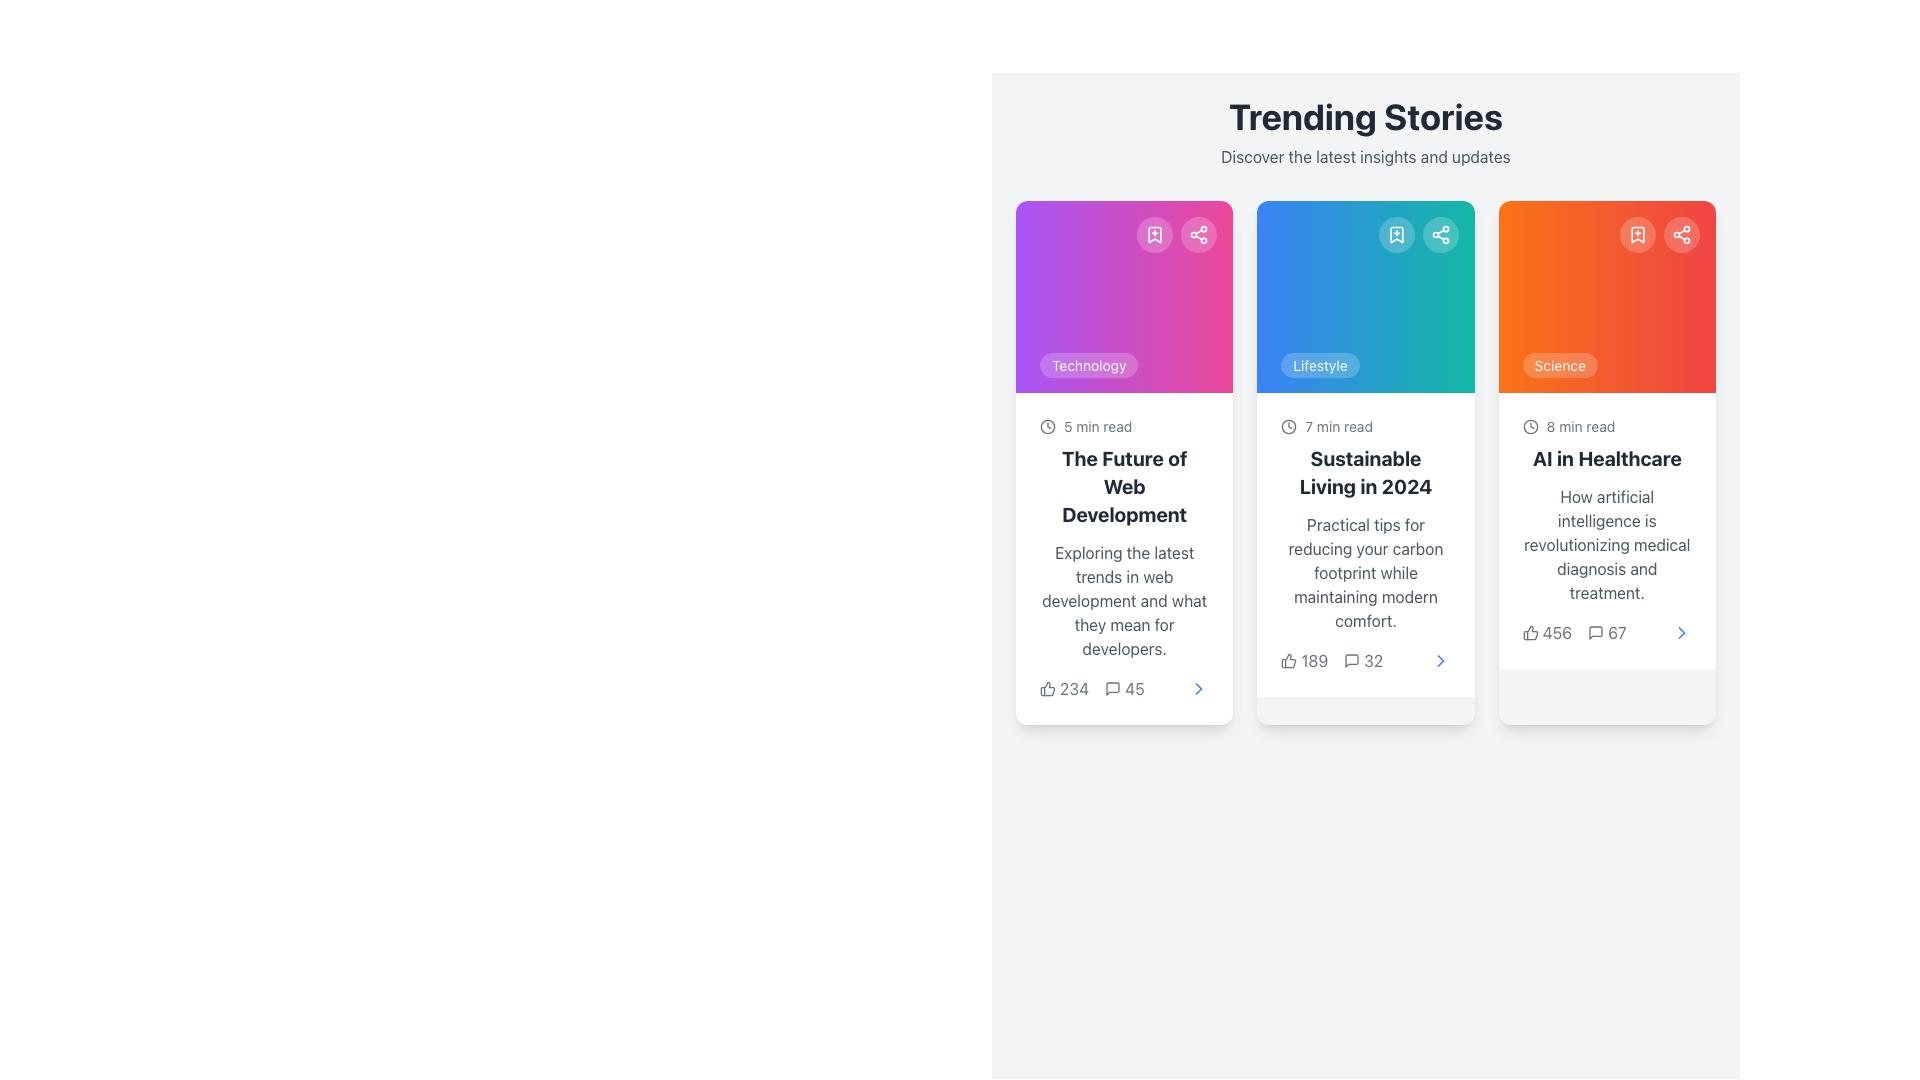  I want to click on numbers for likes and comments from the pair of icon-text elements located at the bottom of the 'Sustainable Living in 2024' card, just above the right arrow, so click(1365, 660).